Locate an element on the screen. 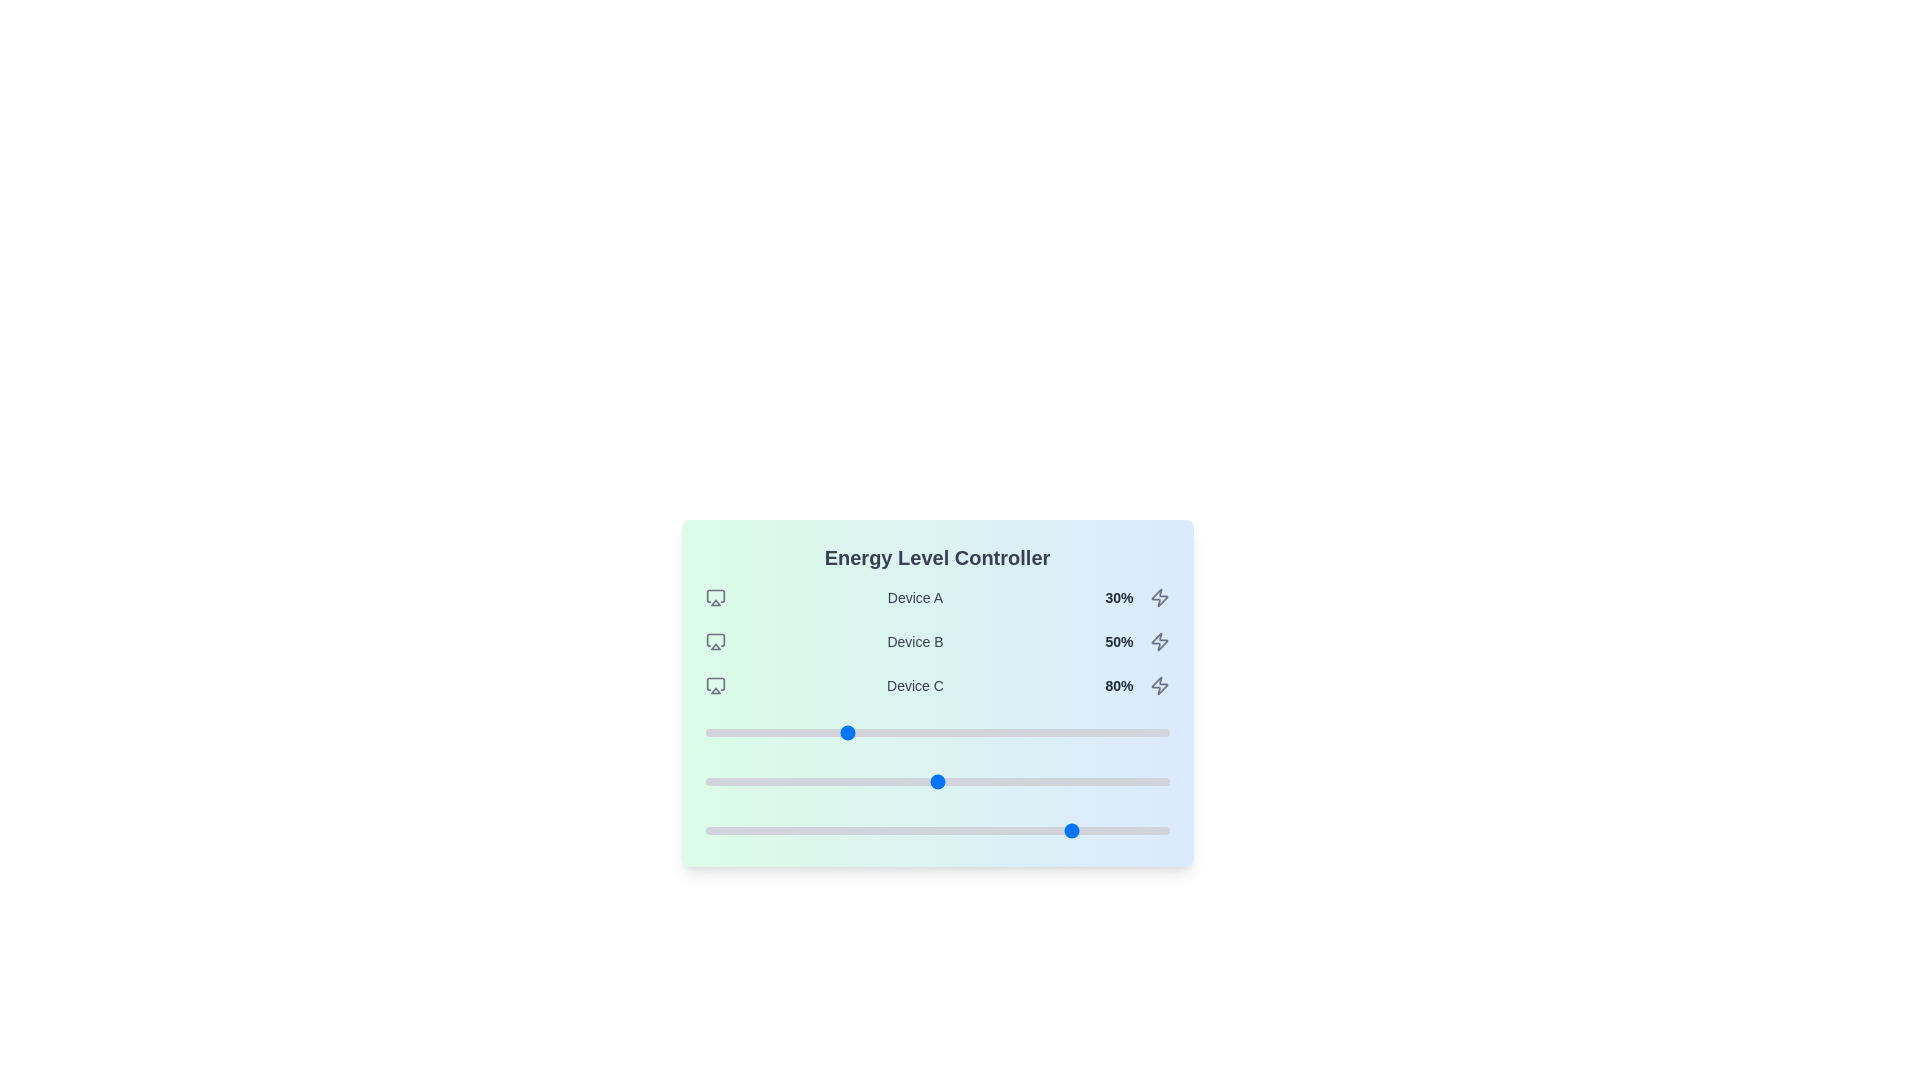 This screenshot has width=1920, height=1080. the slider for Device B to set its energy level to 49% is located at coordinates (931, 781).